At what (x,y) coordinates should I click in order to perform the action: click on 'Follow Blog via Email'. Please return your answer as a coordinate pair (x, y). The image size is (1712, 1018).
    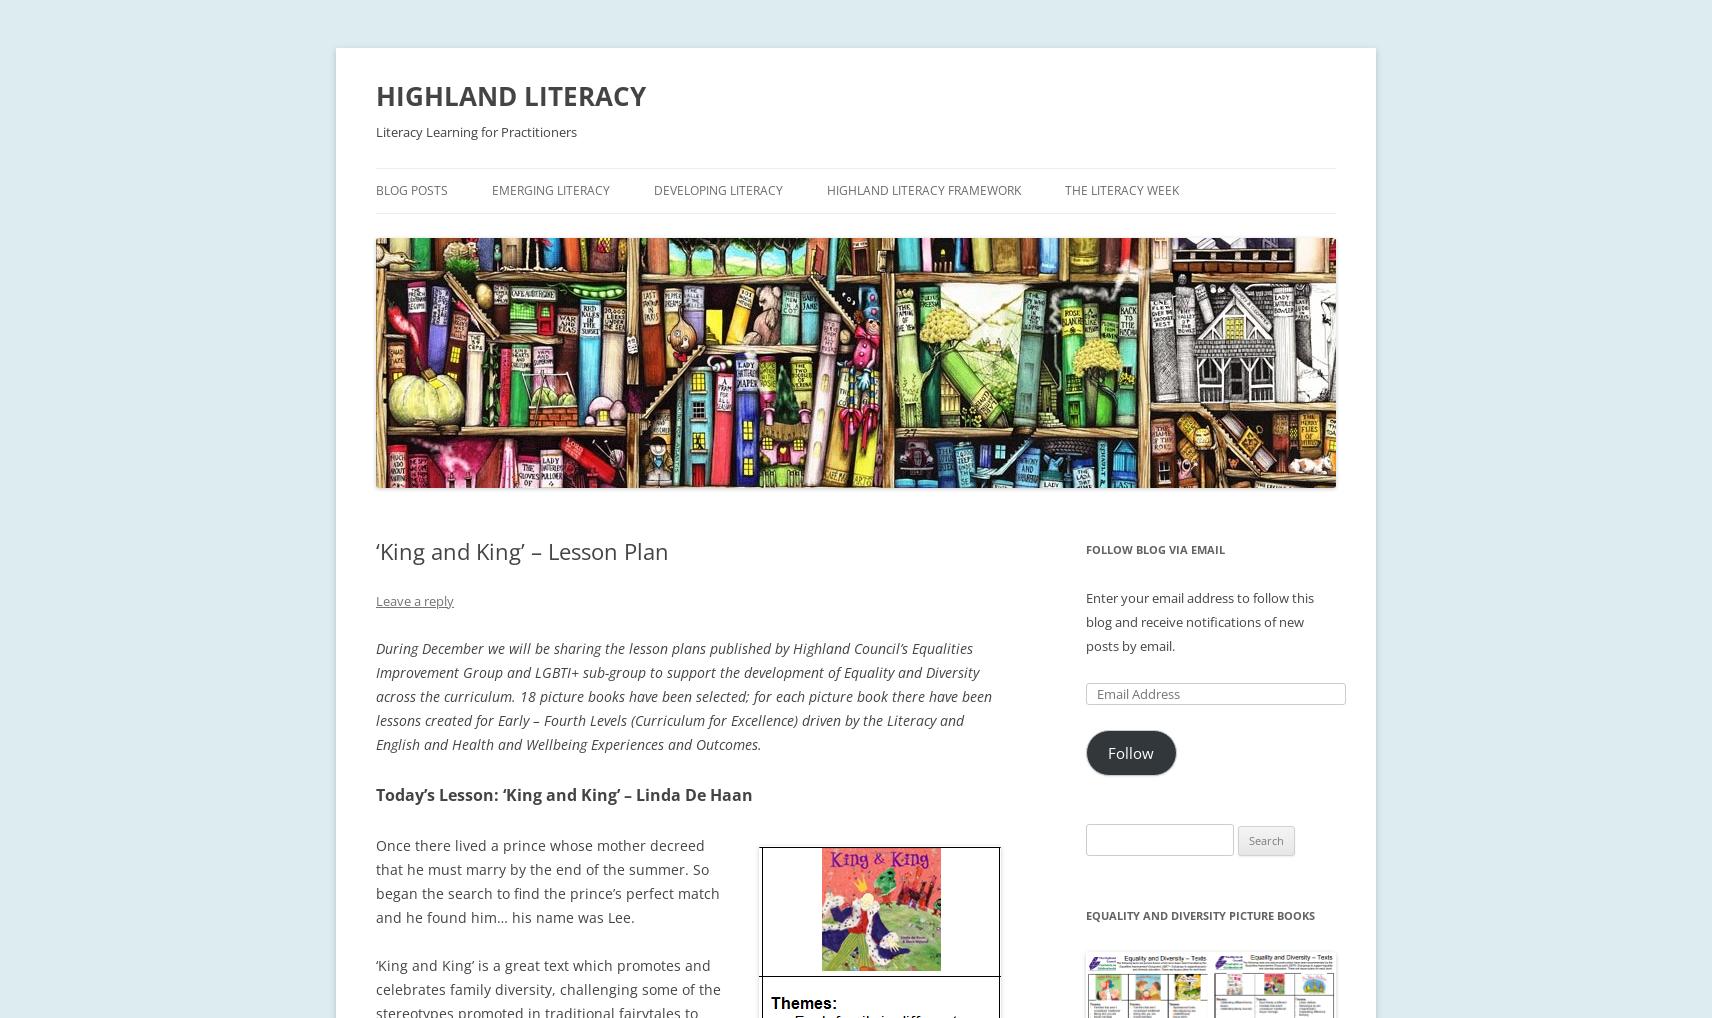
    Looking at the image, I should click on (1155, 548).